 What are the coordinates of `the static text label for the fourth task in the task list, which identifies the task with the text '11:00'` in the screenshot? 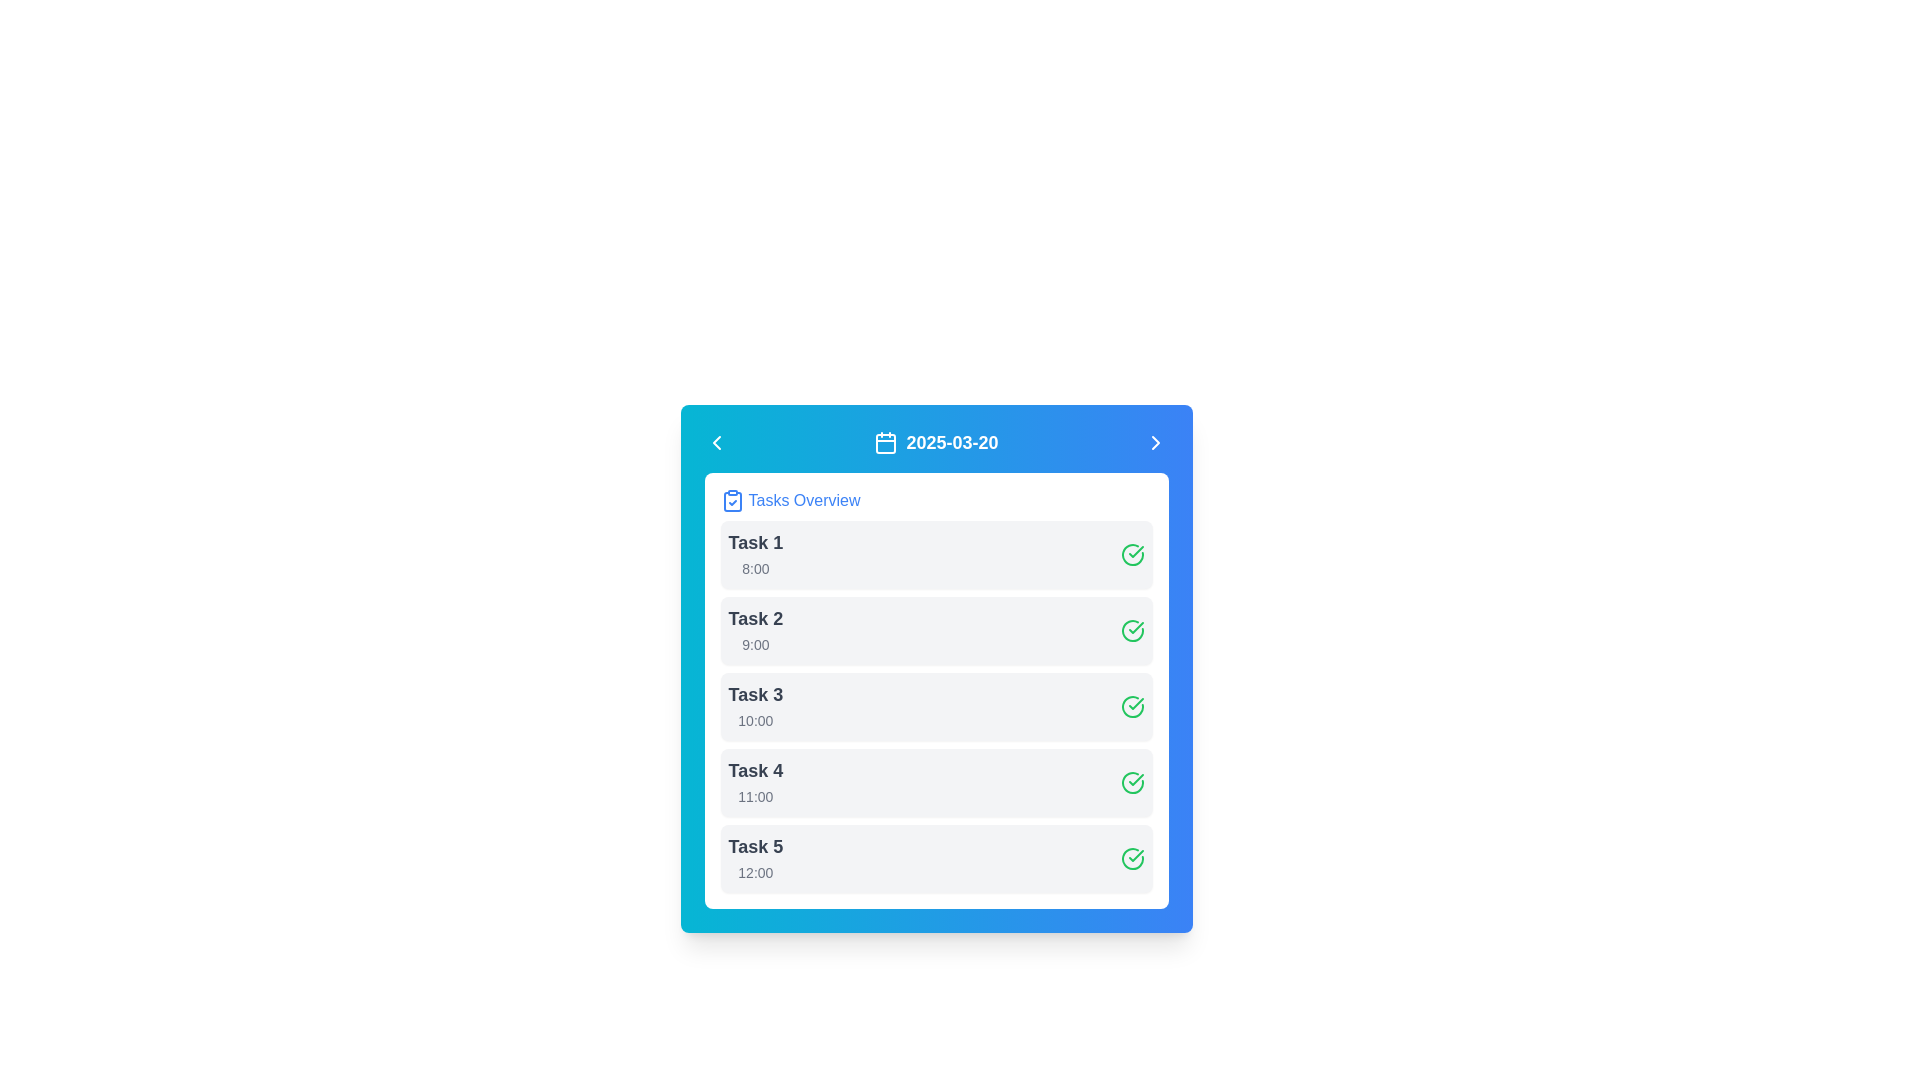 It's located at (754, 770).